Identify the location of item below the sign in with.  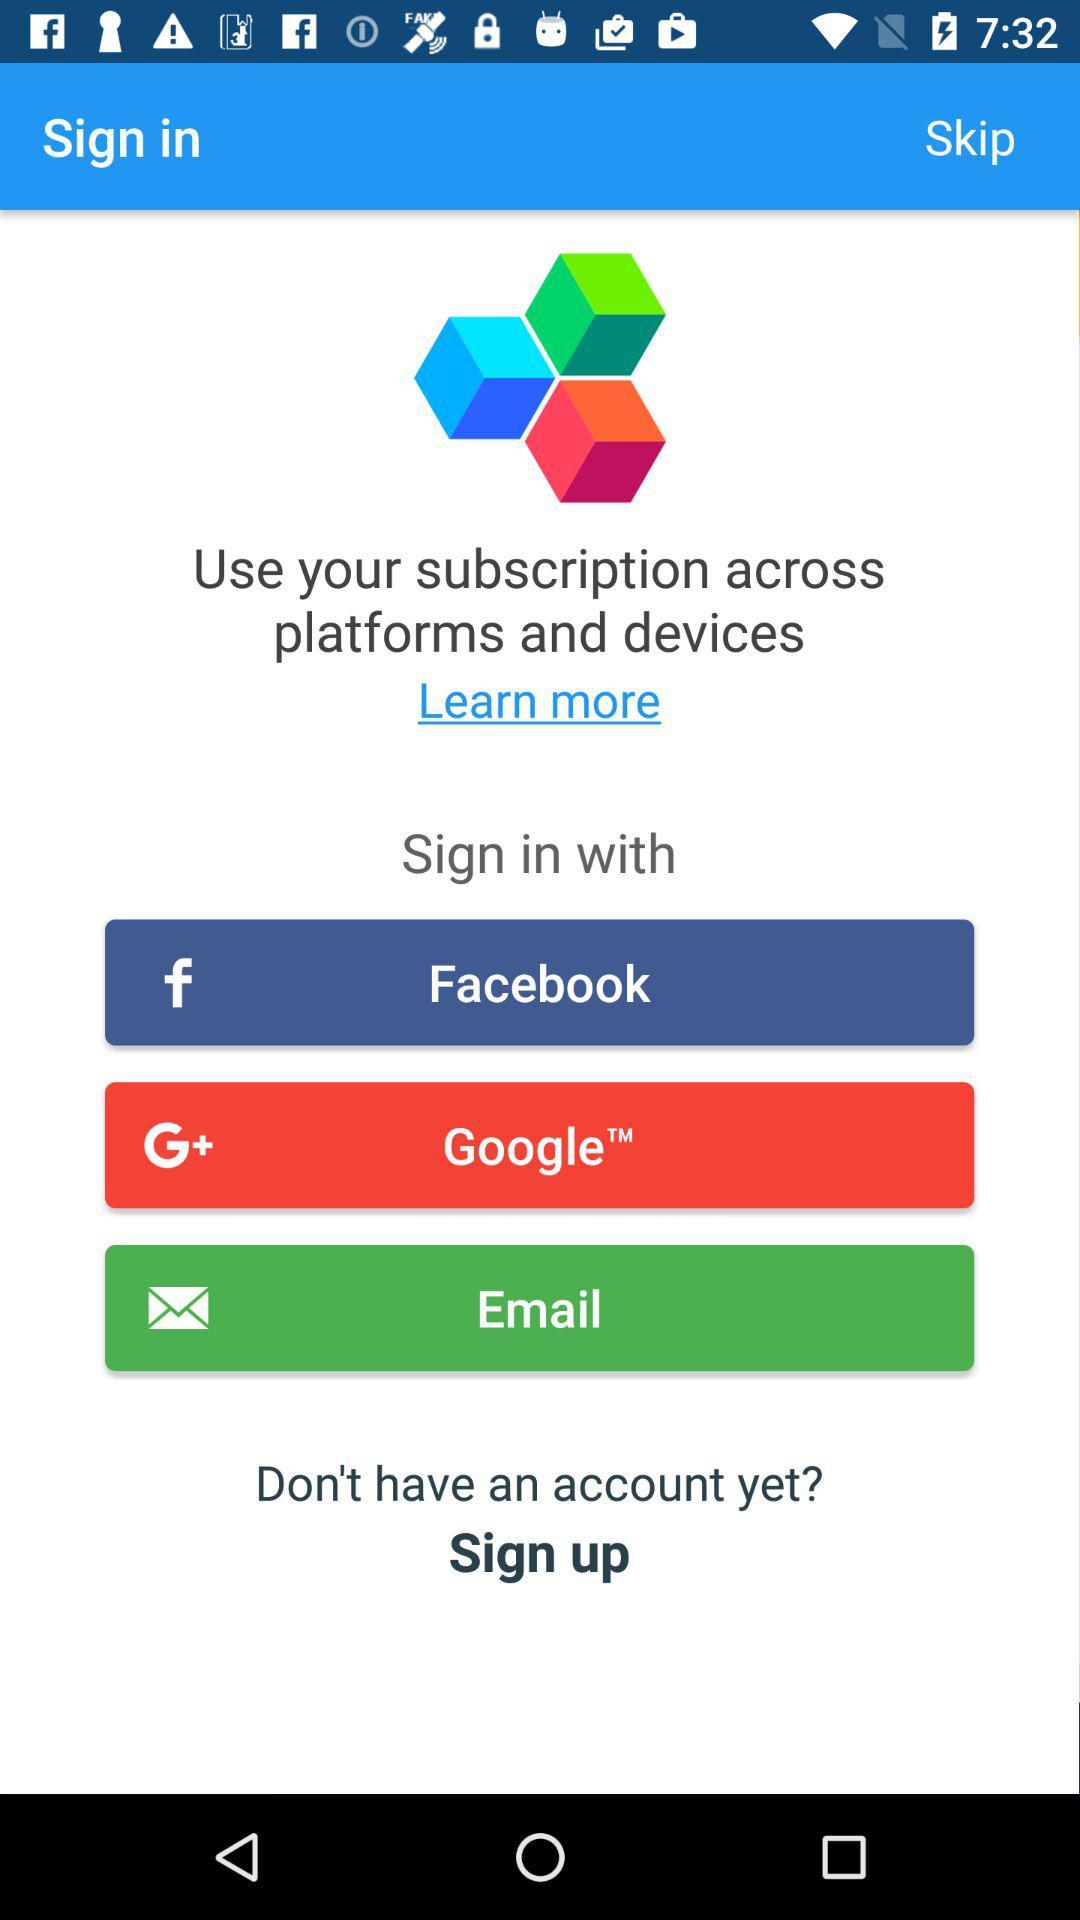
(538, 982).